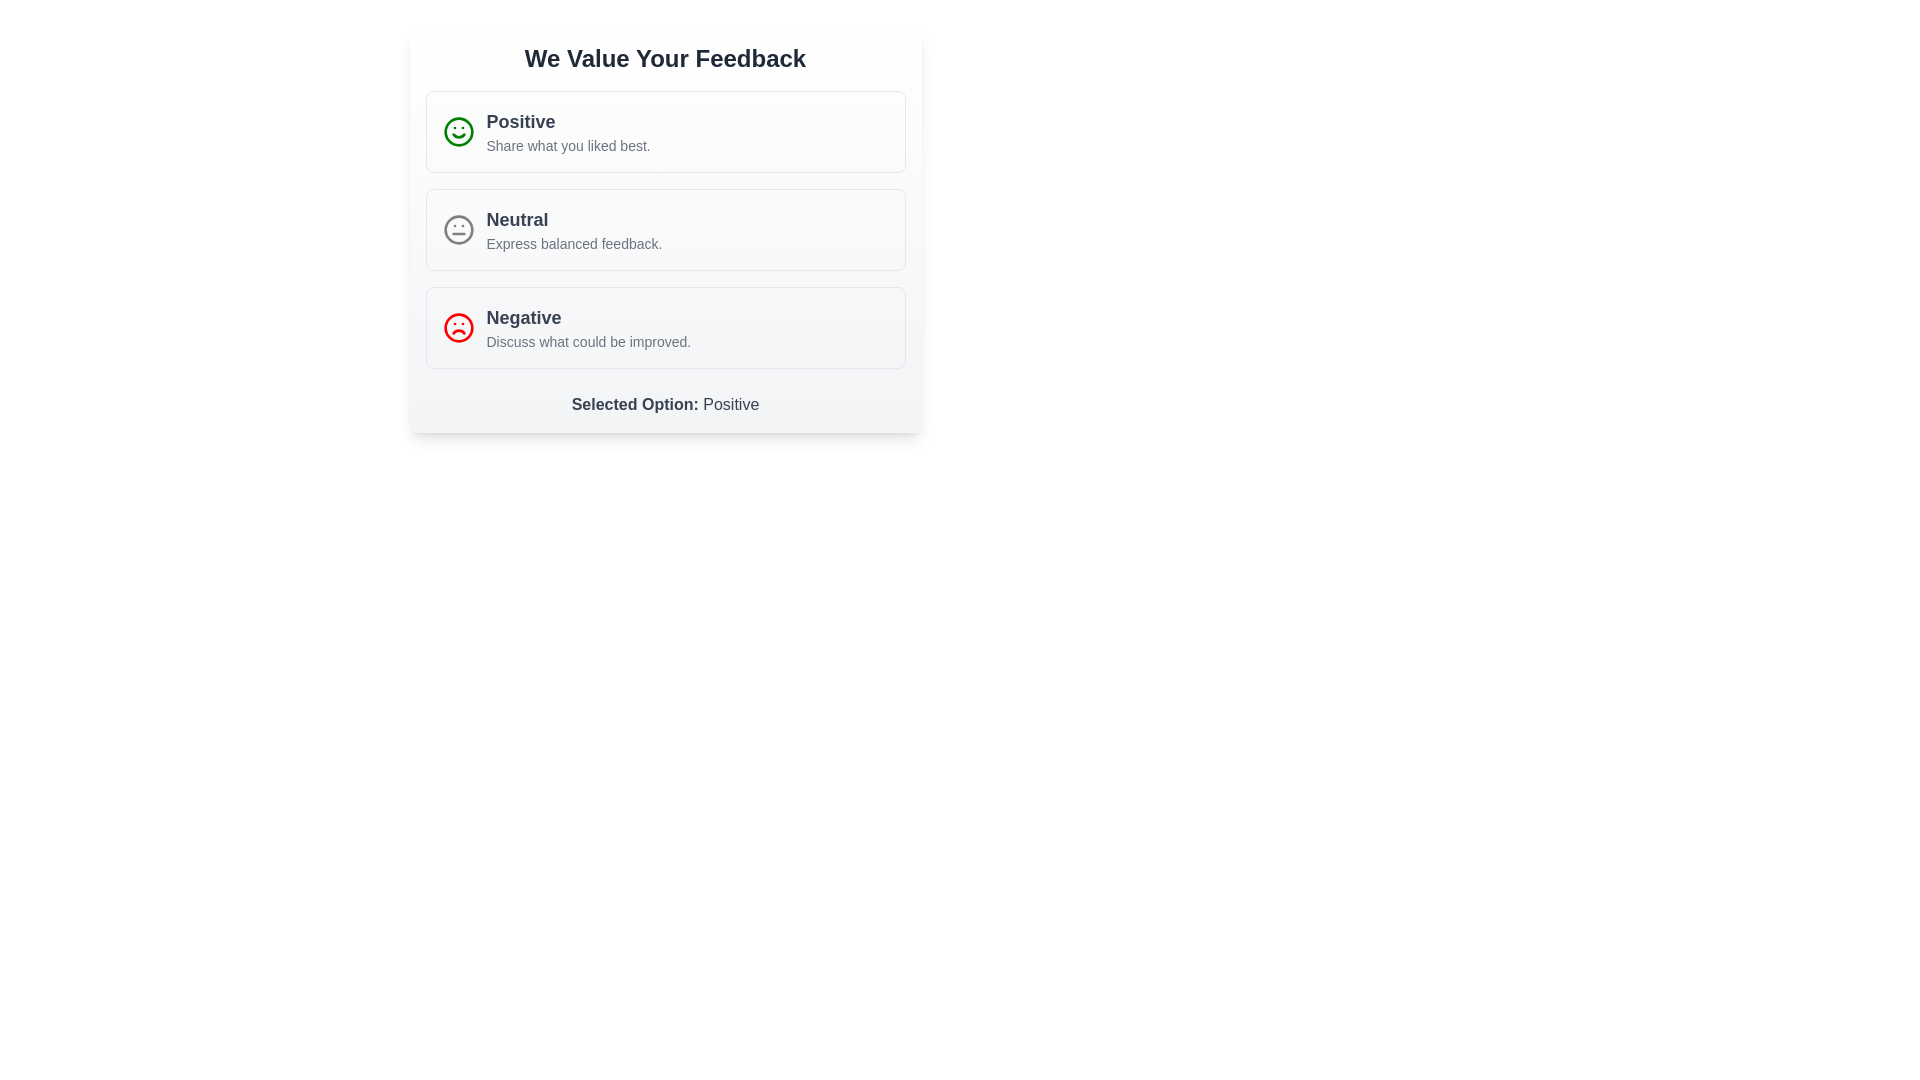 The width and height of the screenshot is (1920, 1080). What do you see at coordinates (457, 229) in the screenshot?
I see `the circular neutral face icon located to the left of the text labeled 'Neutral: Express balanced feedback.' This icon features a minimalist design with a gray outline and two dot eyes` at bounding box center [457, 229].